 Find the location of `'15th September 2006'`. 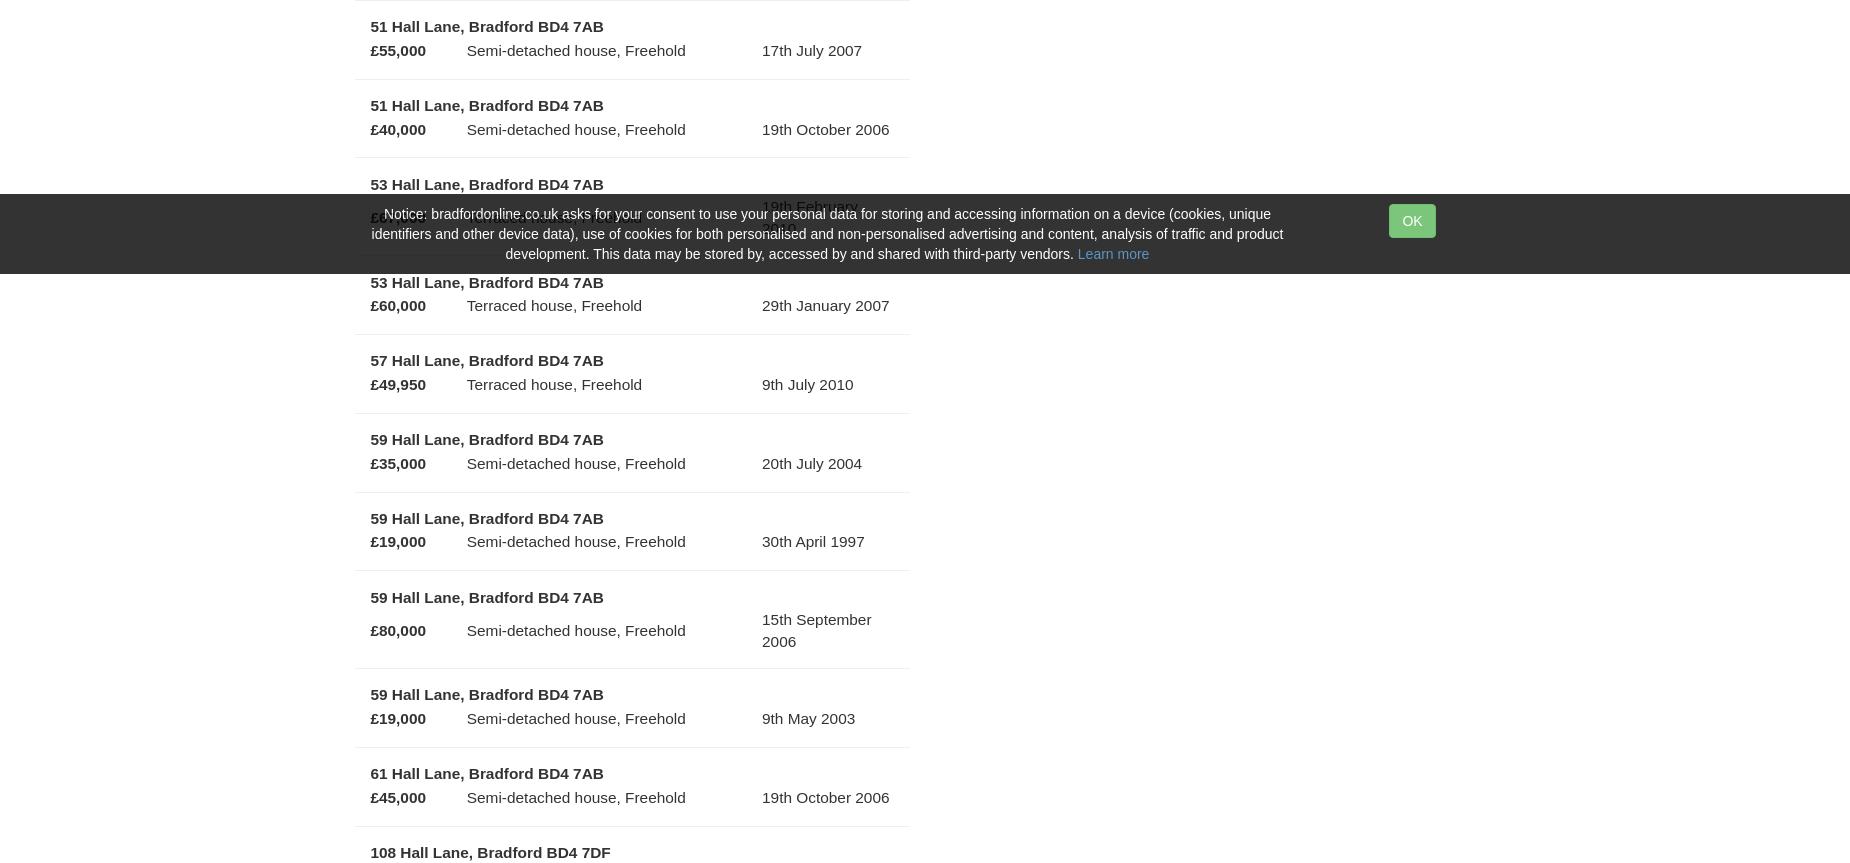

'15th September 2006' is located at coordinates (816, 628).